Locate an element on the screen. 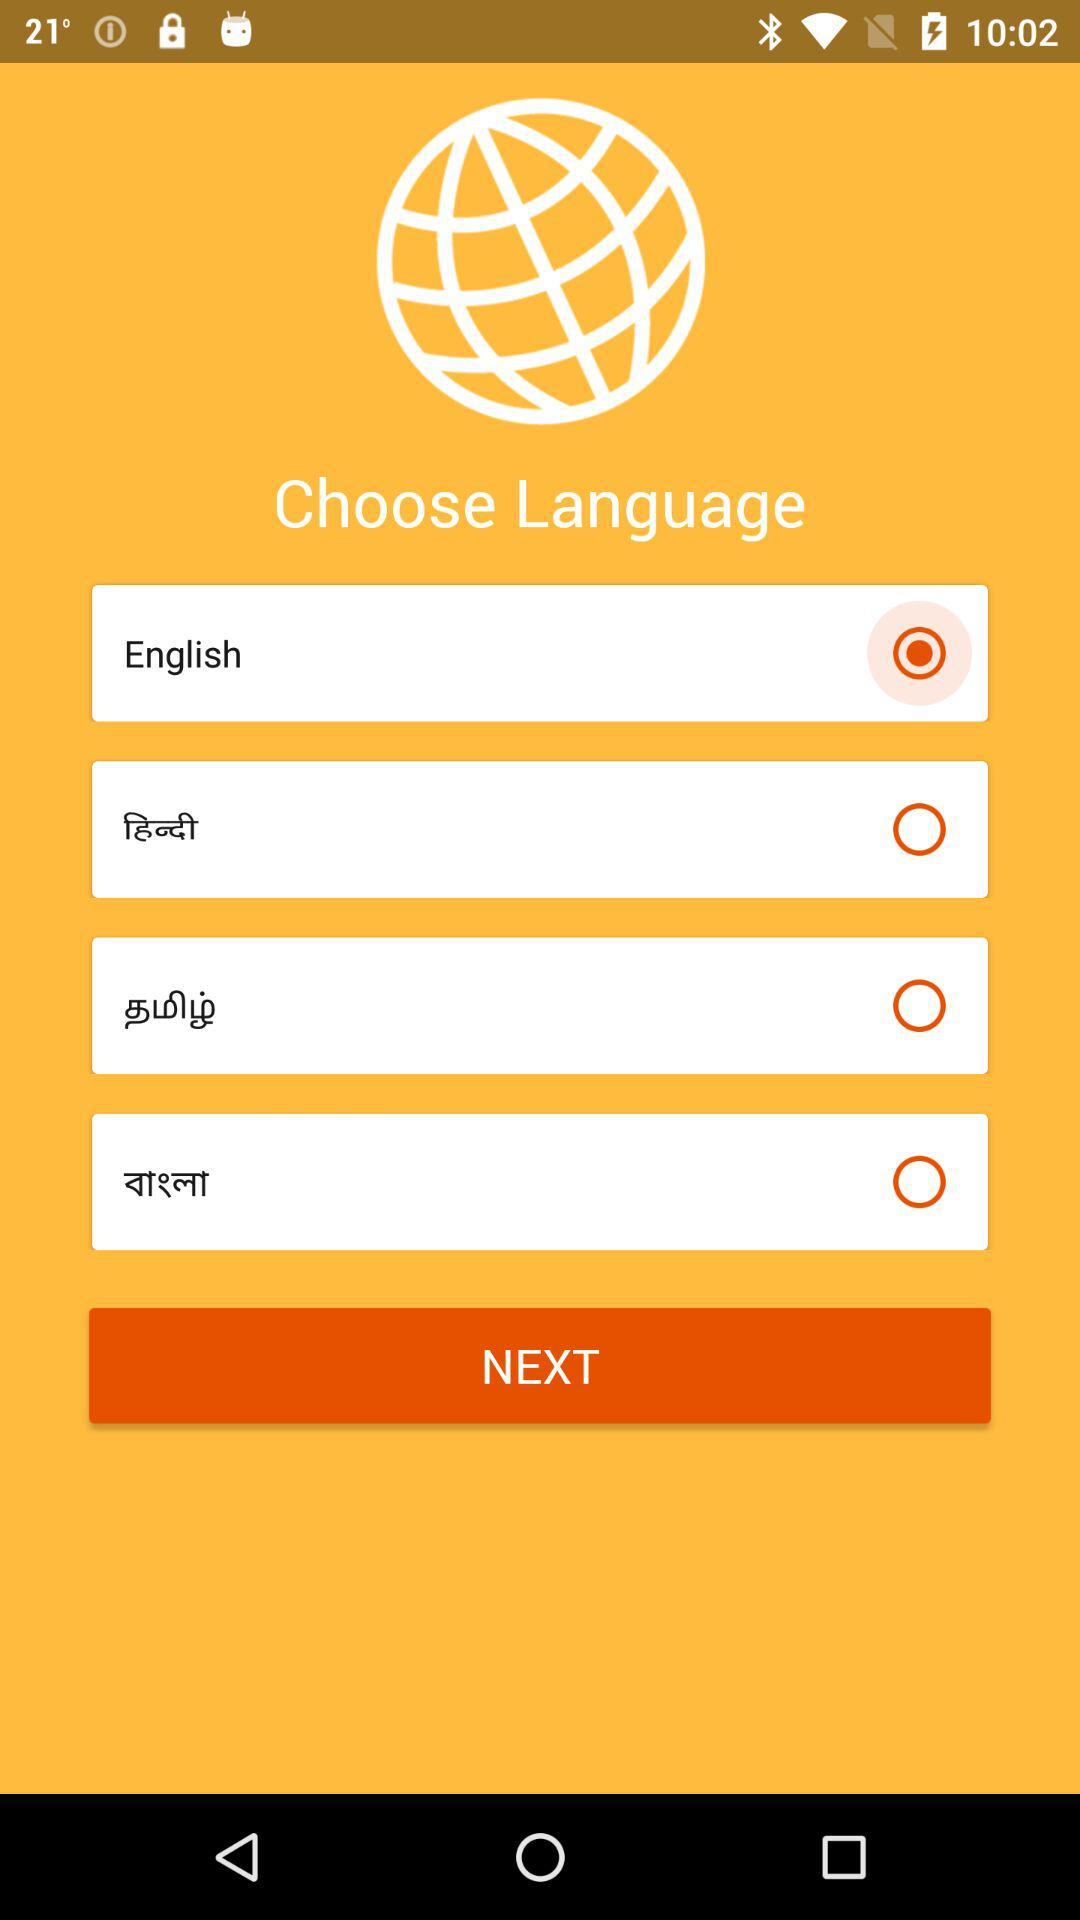 Image resolution: width=1080 pixels, height=1920 pixels. the item above next is located at coordinates (496, 1181).